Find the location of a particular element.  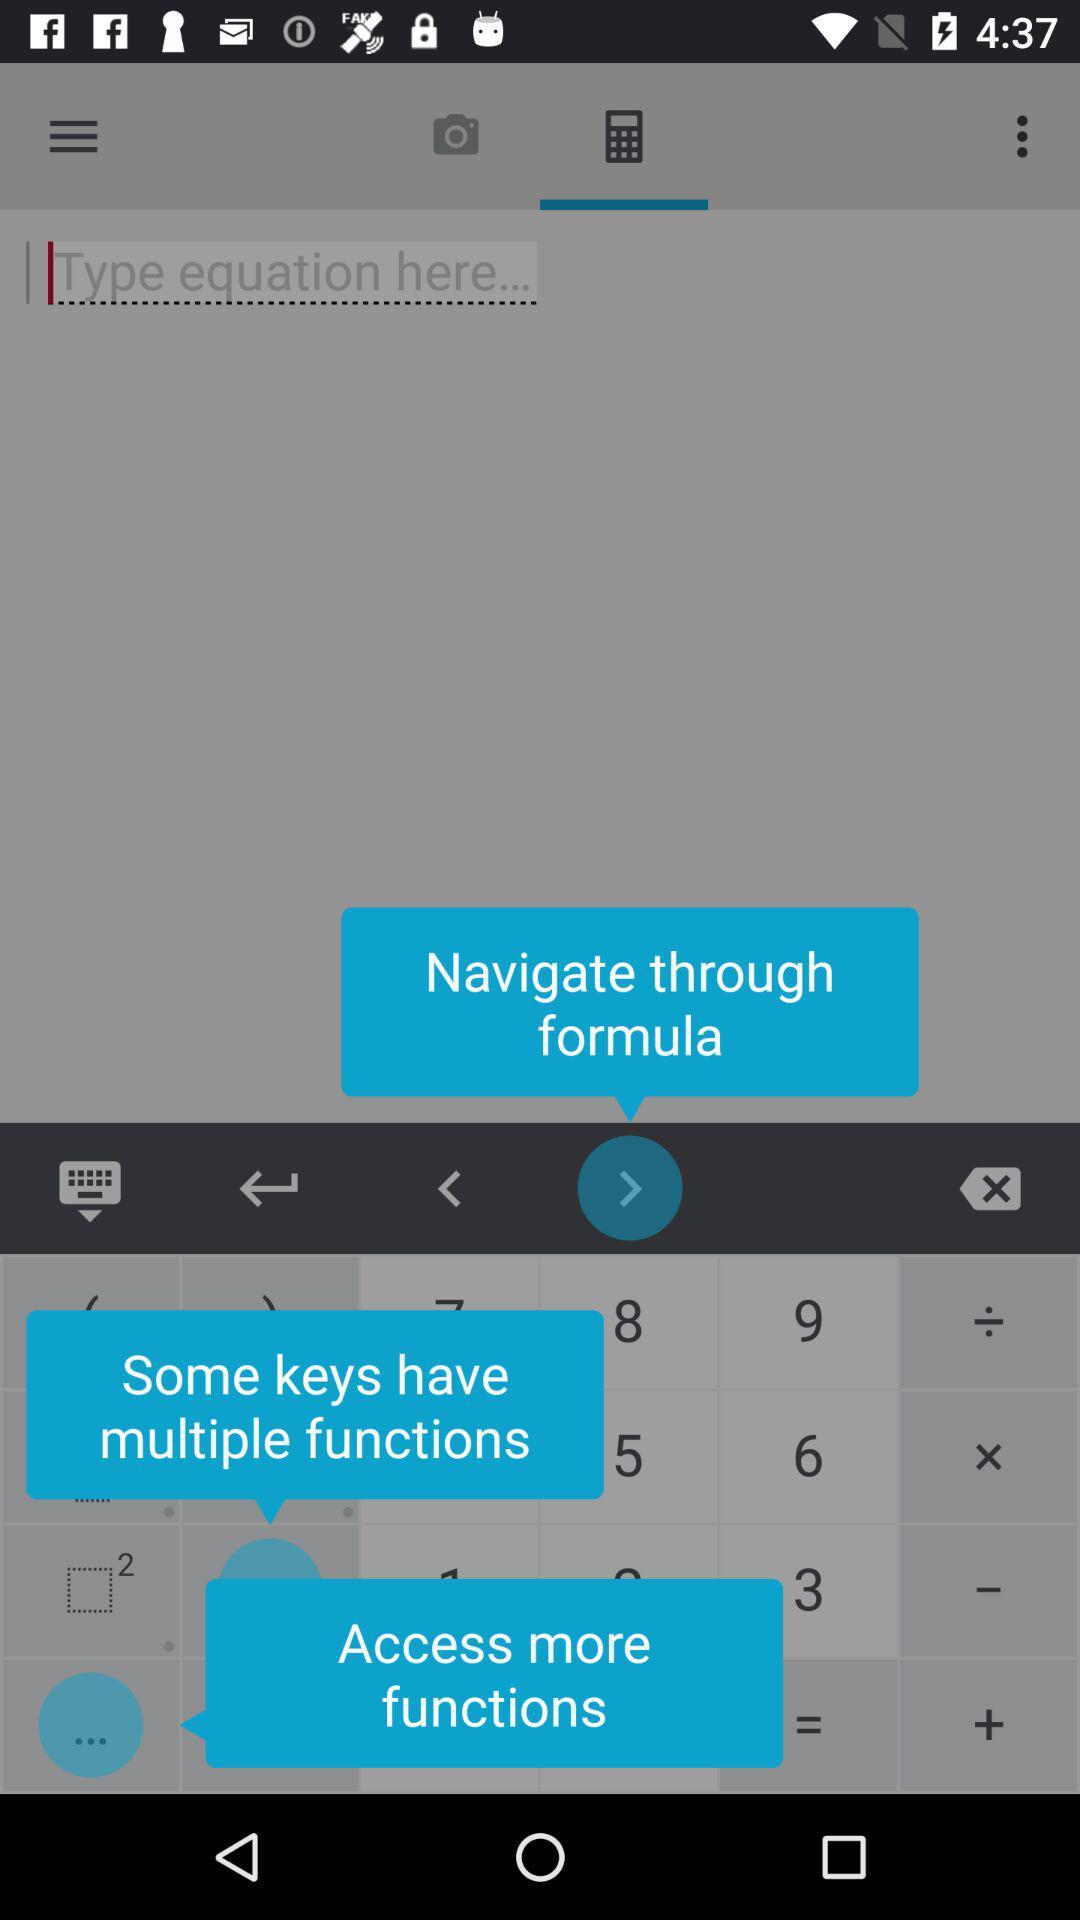

the button left to is located at coordinates (807, 1724).